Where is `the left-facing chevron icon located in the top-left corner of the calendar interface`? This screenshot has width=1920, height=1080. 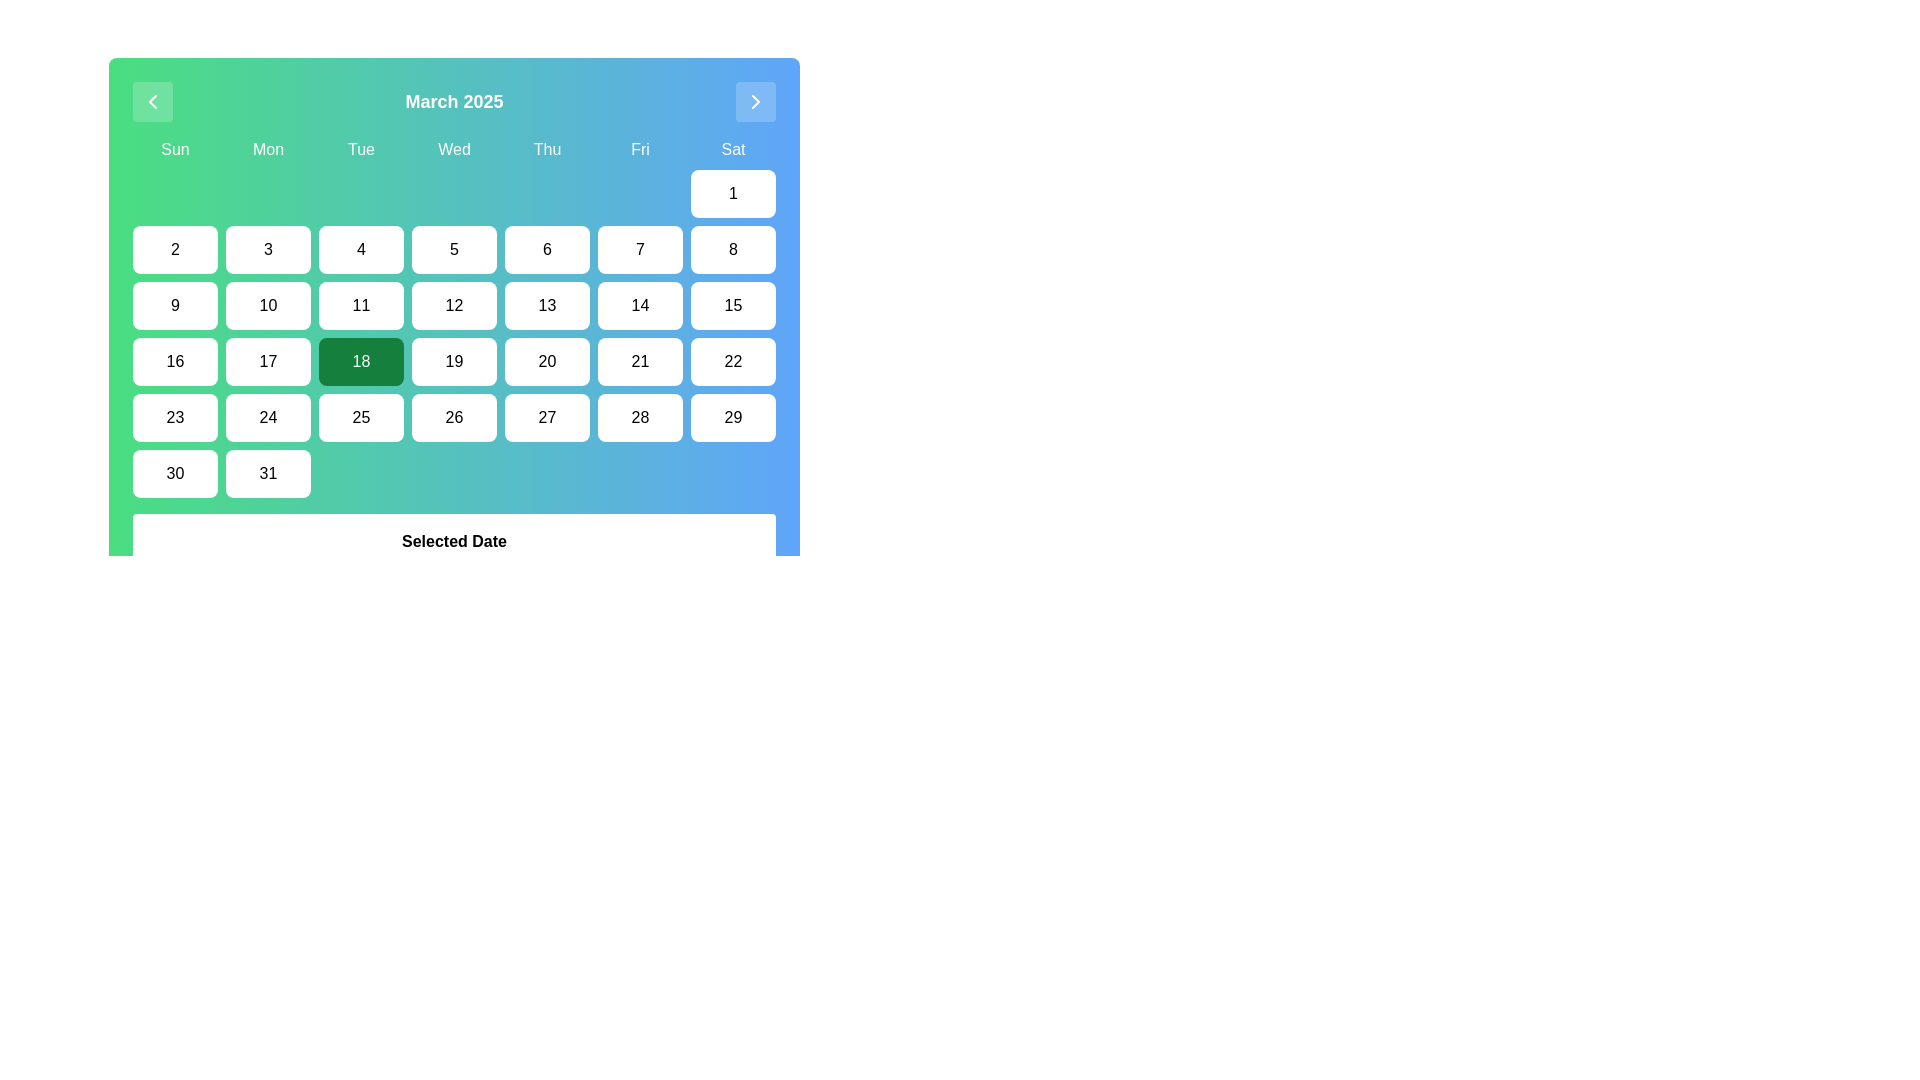 the left-facing chevron icon located in the top-left corner of the calendar interface is located at coordinates (152, 101).